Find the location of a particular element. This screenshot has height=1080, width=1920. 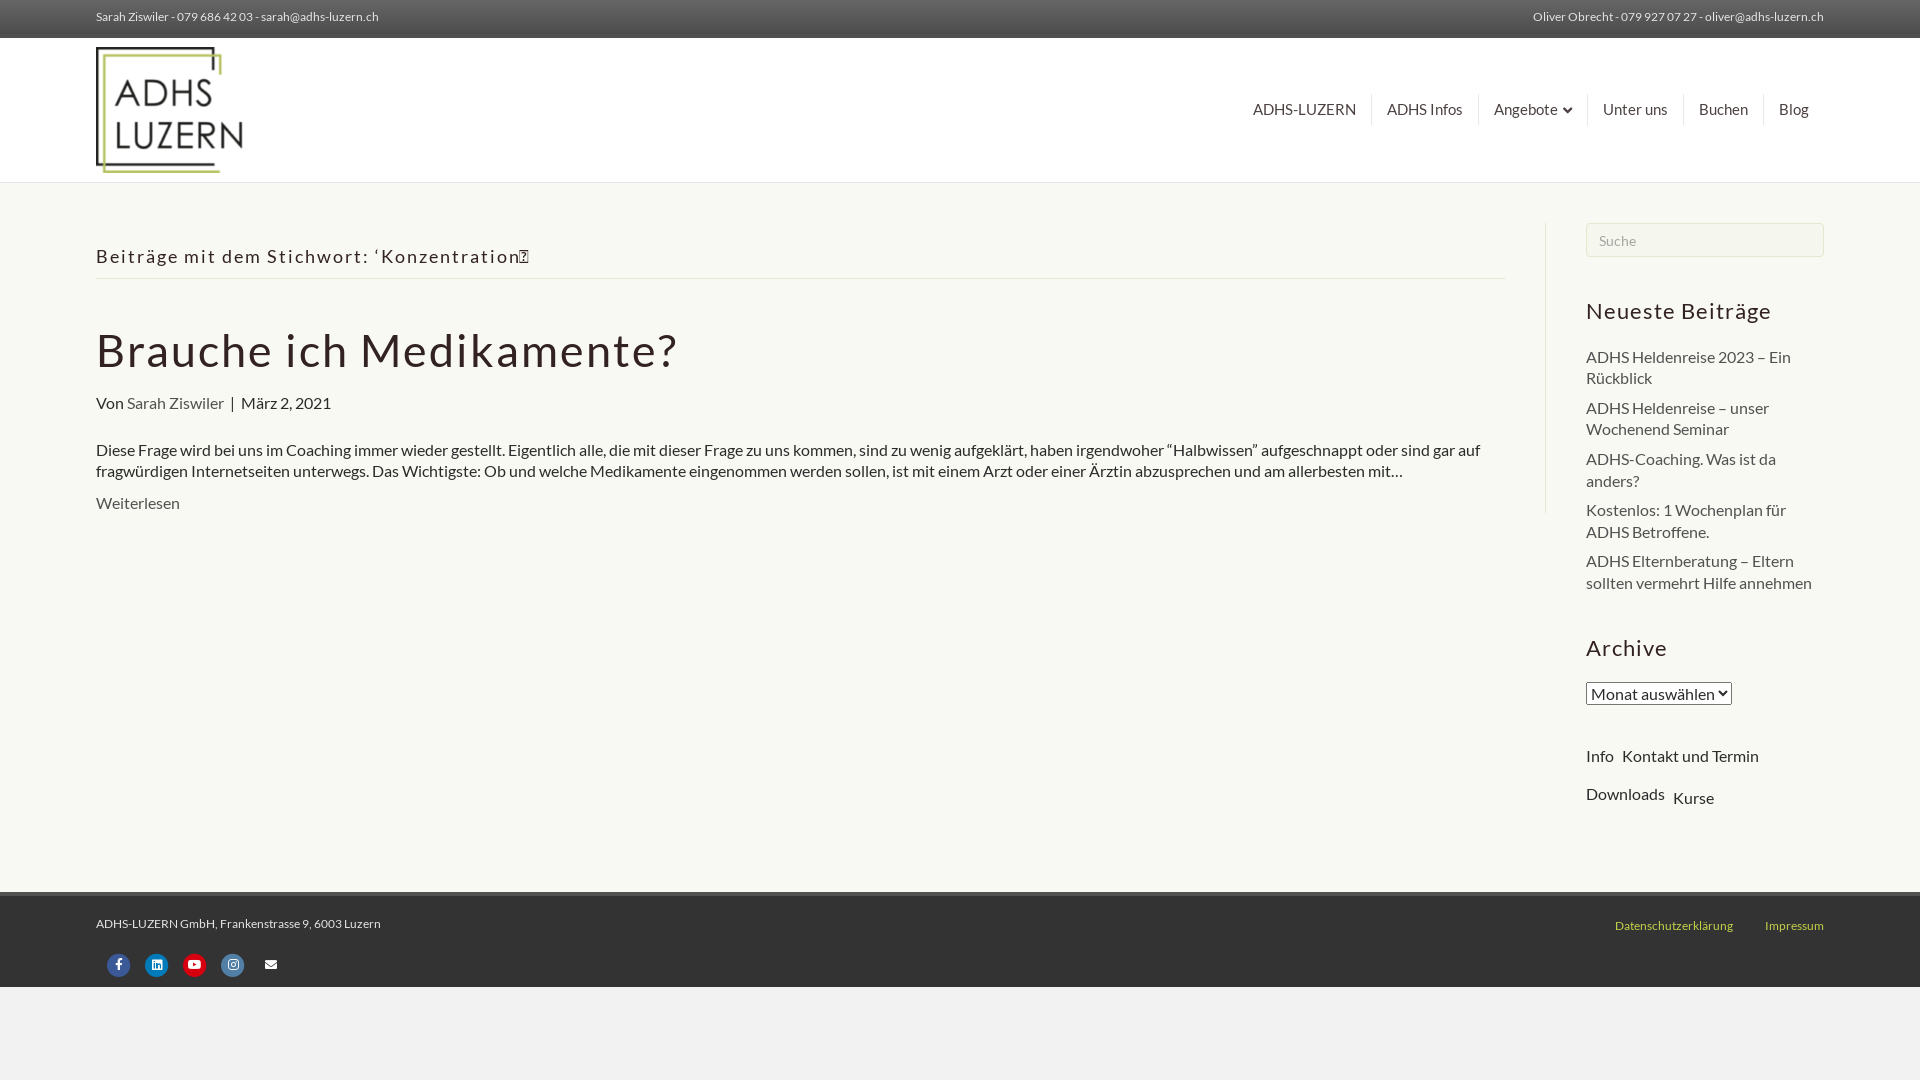

'Kurse' is located at coordinates (1692, 797).